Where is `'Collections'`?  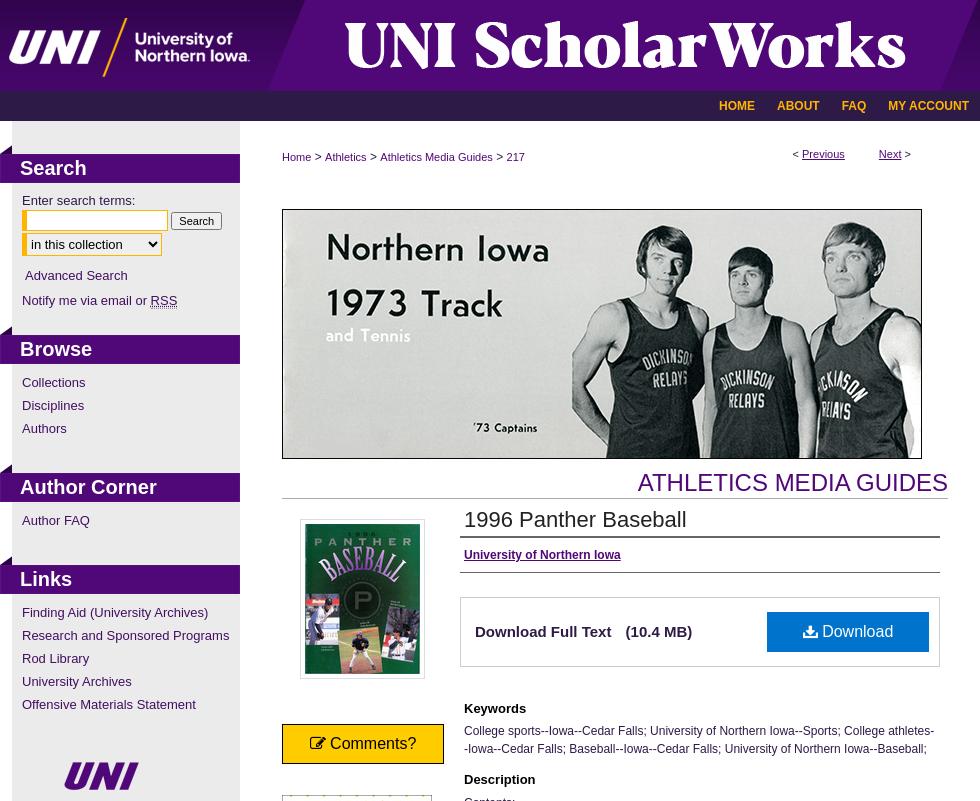
'Collections' is located at coordinates (53, 381).